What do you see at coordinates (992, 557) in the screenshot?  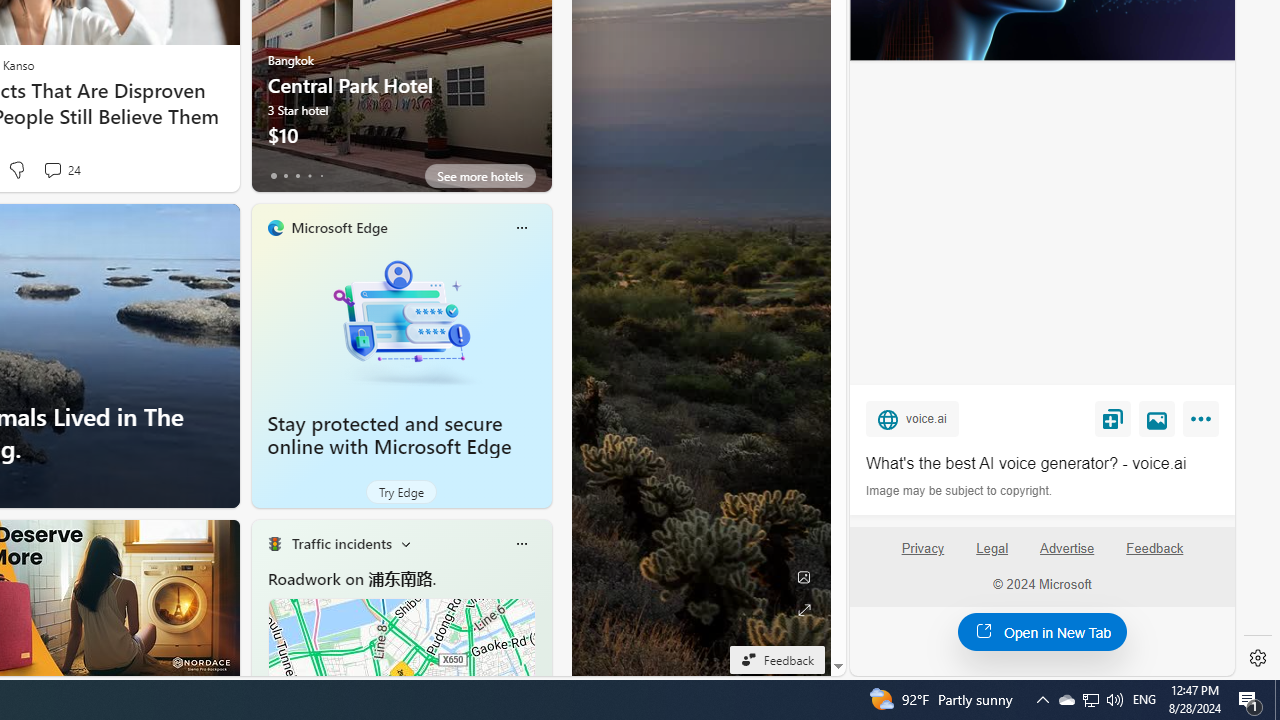 I see `'Legal'` at bounding box center [992, 557].